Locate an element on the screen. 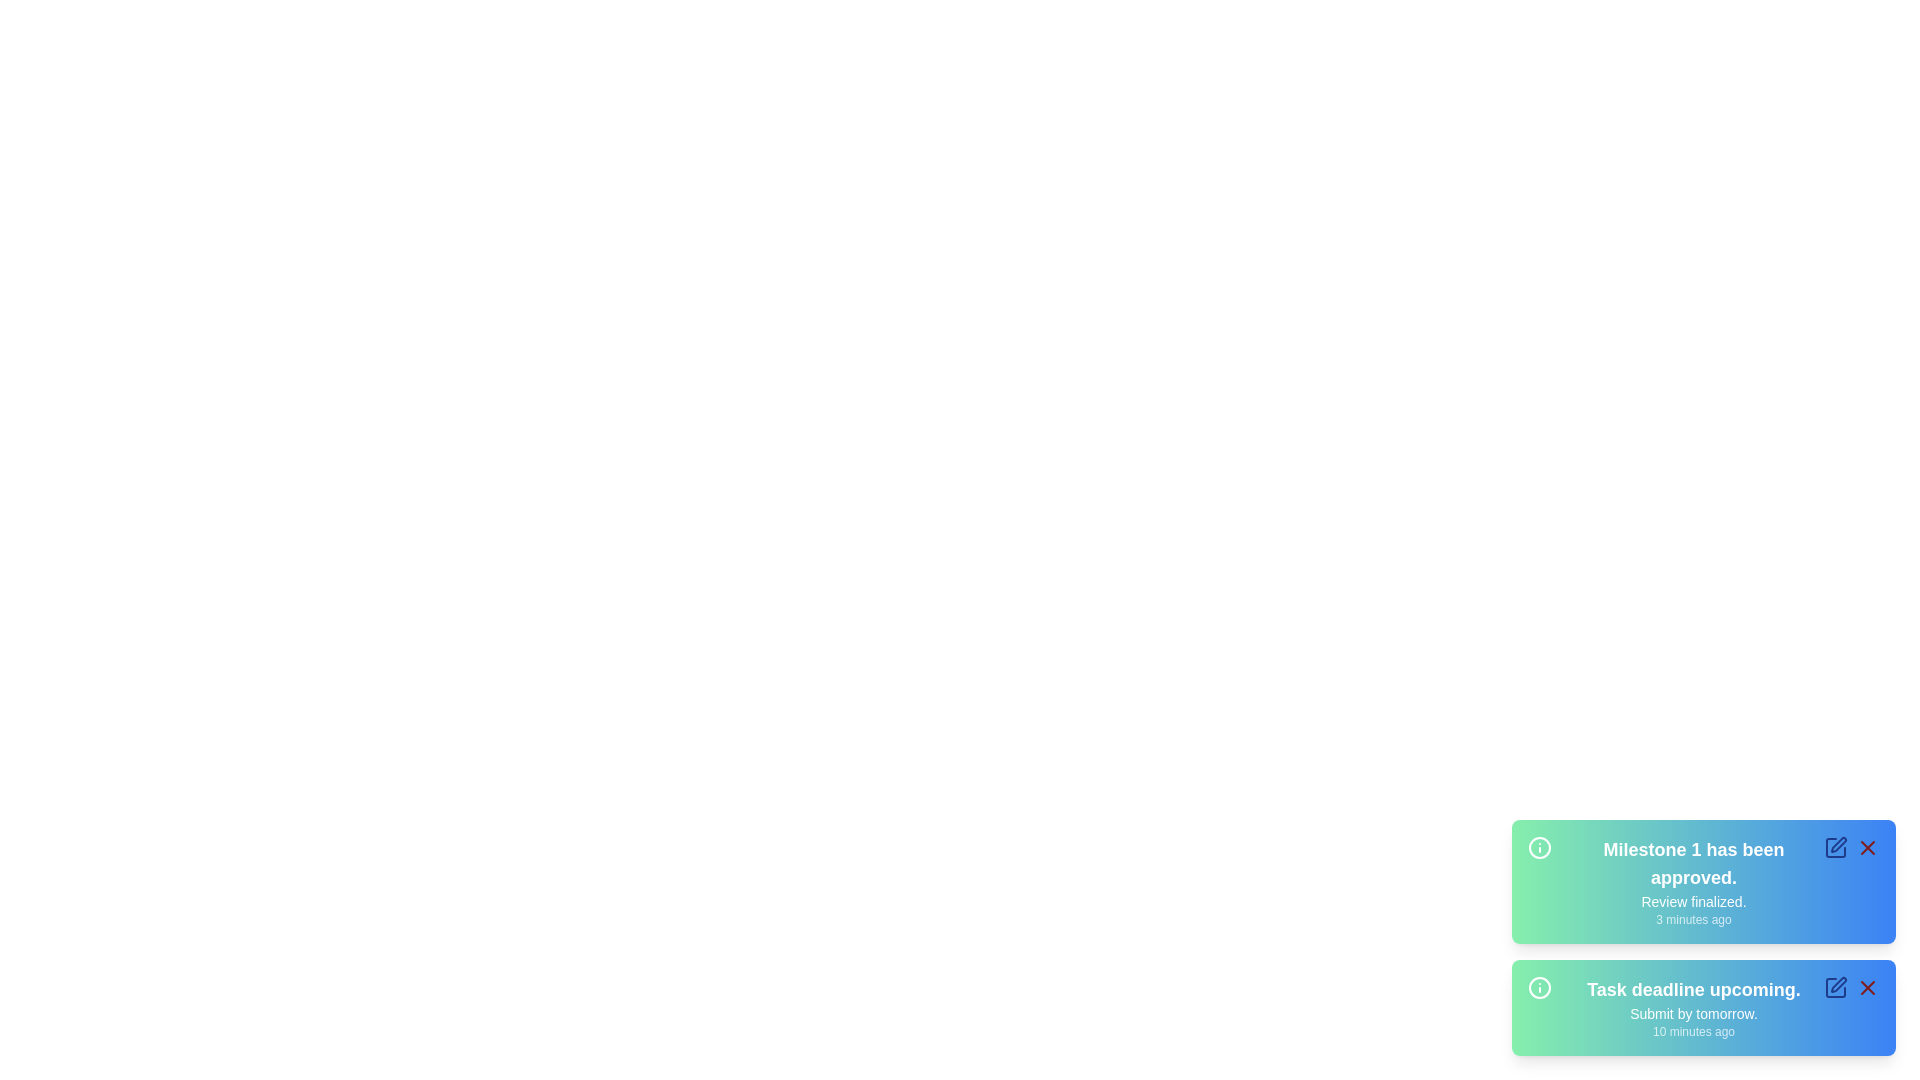 Image resolution: width=1920 pixels, height=1080 pixels. edit button for the notification titled 'Milestone 1 has been approved.' is located at coordinates (1836, 848).